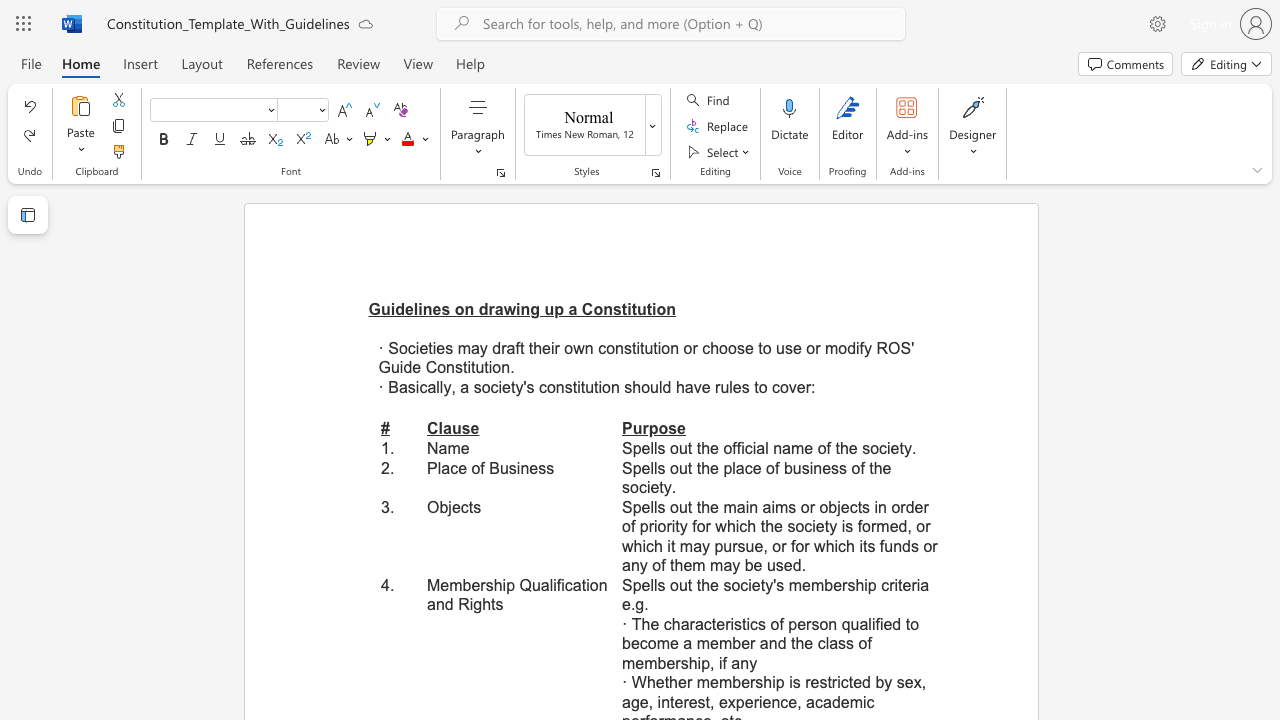 This screenshot has width=1280, height=720. Describe the element at coordinates (641, 309) in the screenshot. I see `the 3th character "u" in the text` at that location.